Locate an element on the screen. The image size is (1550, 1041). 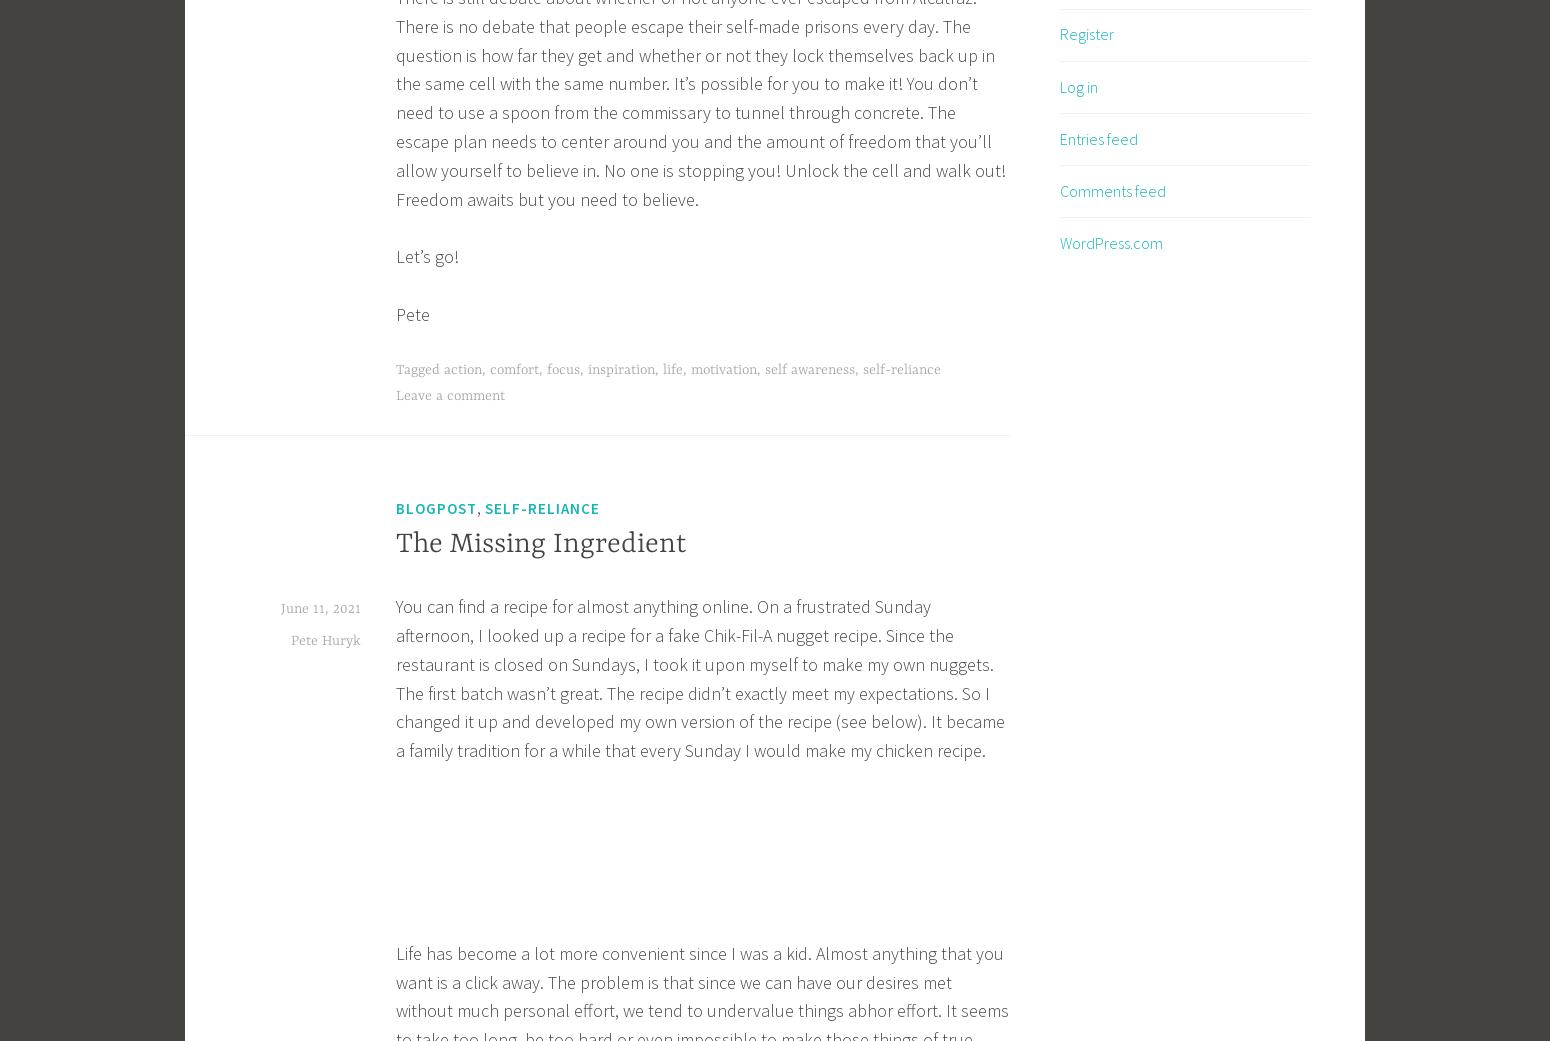
'You can find a recipe for almost anything online.  On a frustrated Sunday afternoon, I looked up a recipe for a fake Chik-Fil-A nugget recipe.  Since the restaurant is closed on Sundays, I took it upon myself to make my own nuggets.  The first batch wasn’t great.  The recipe didn’t exactly meet my expectations.  So I changed it up and developed my own version of the recipe (see below).  It became a family tradition for a while that every Sunday I would make my chicken recipe.' is located at coordinates (700, 677).